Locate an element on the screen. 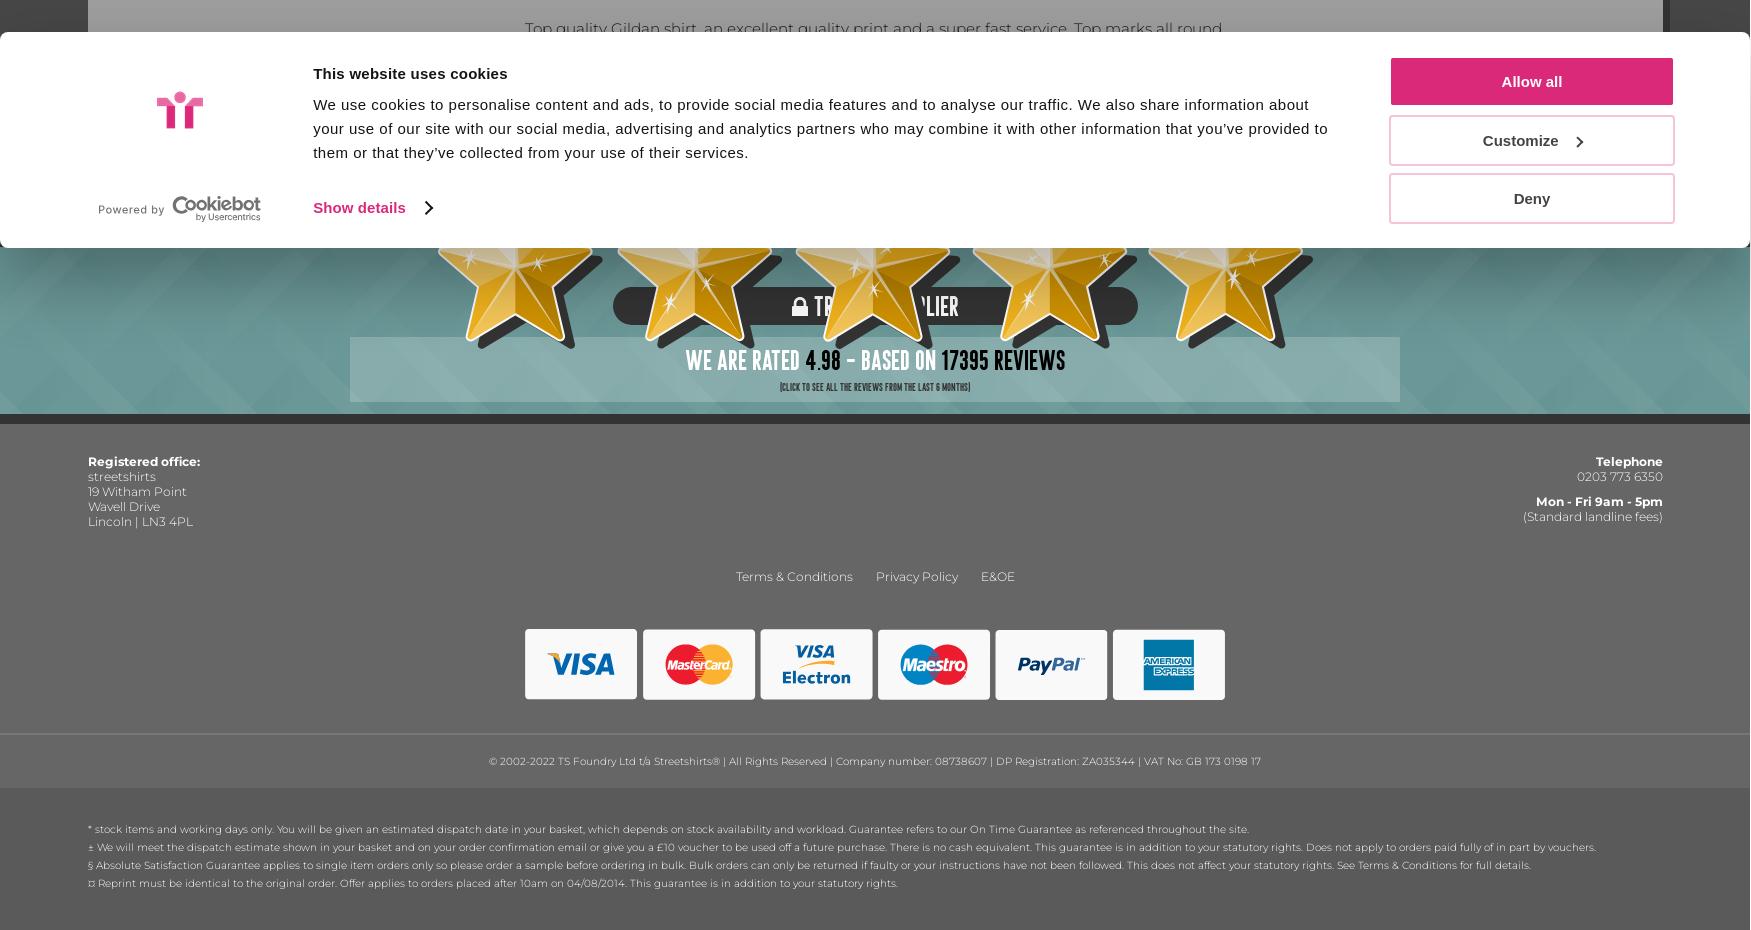 This screenshot has width=1751, height=930. 'Registered office:' is located at coordinates (143, 461).